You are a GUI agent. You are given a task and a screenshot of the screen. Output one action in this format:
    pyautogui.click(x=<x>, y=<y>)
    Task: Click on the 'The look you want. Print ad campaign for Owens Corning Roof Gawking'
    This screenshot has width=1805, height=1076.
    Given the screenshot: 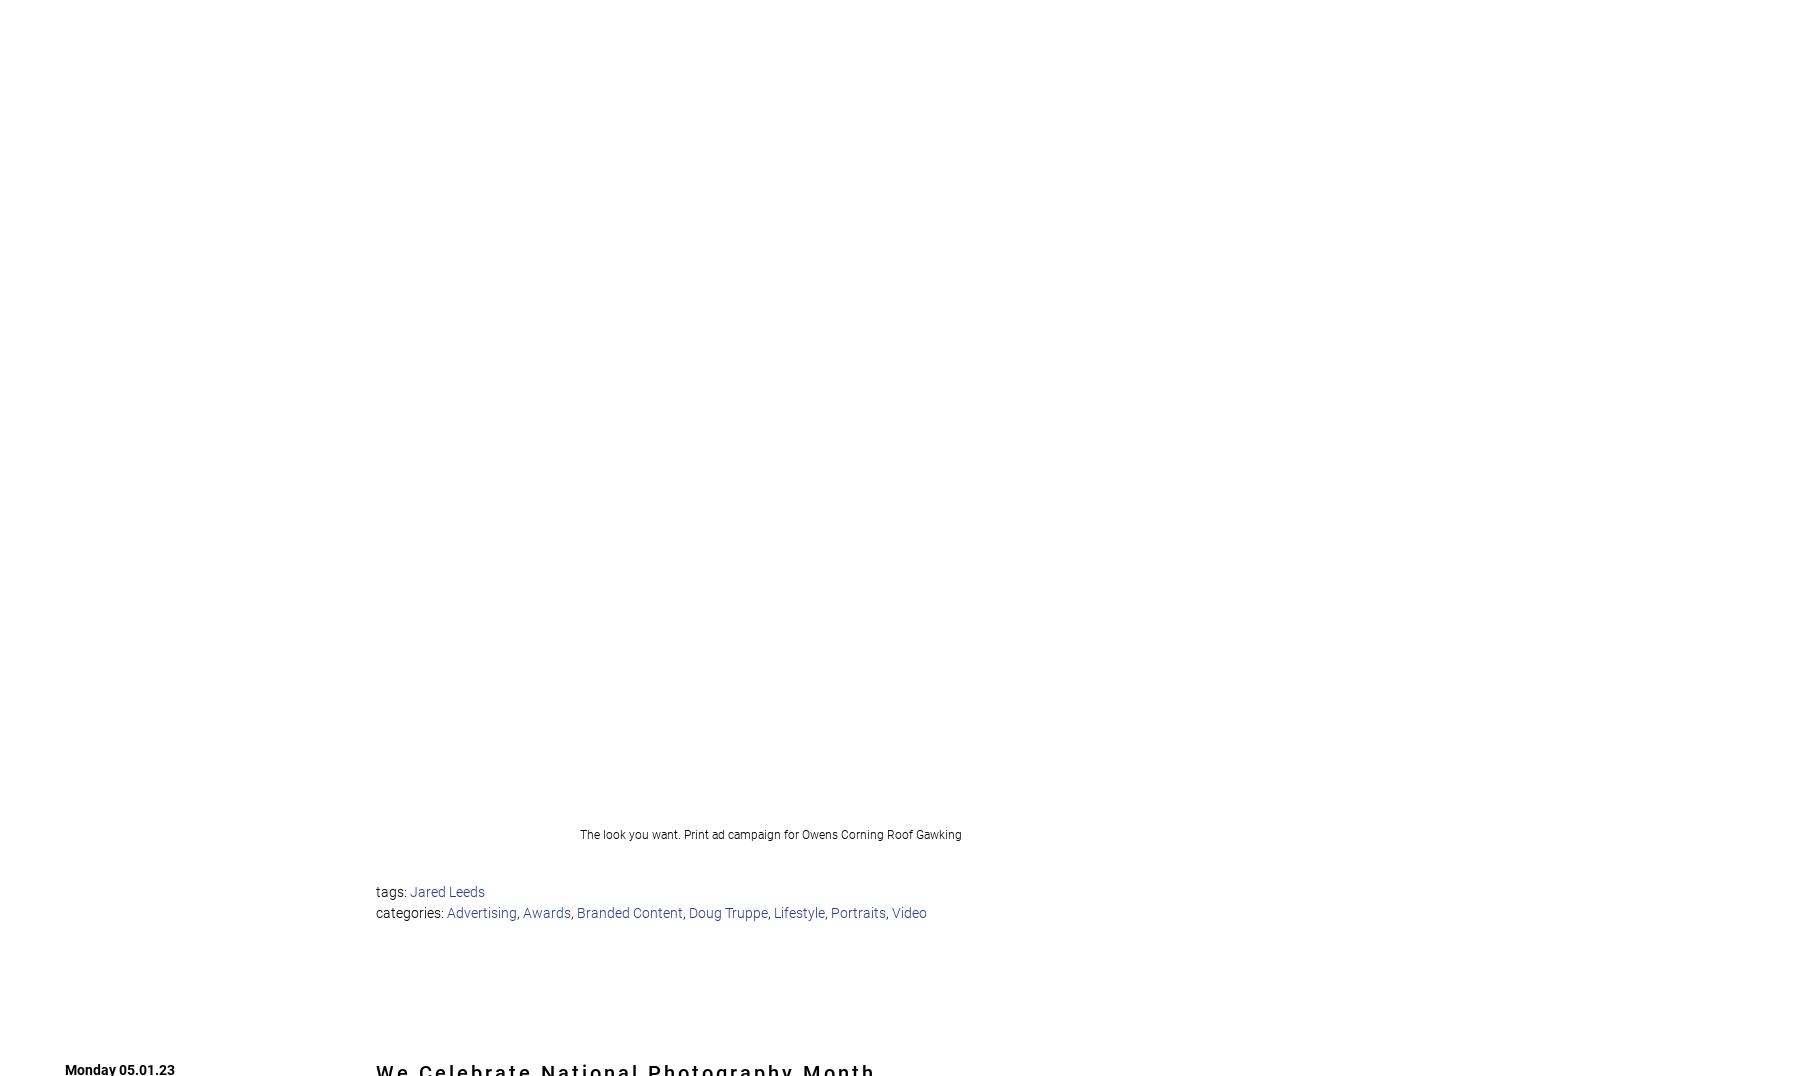 What is the action you would take?
    pyautogui.click(x=772, y=833)
    